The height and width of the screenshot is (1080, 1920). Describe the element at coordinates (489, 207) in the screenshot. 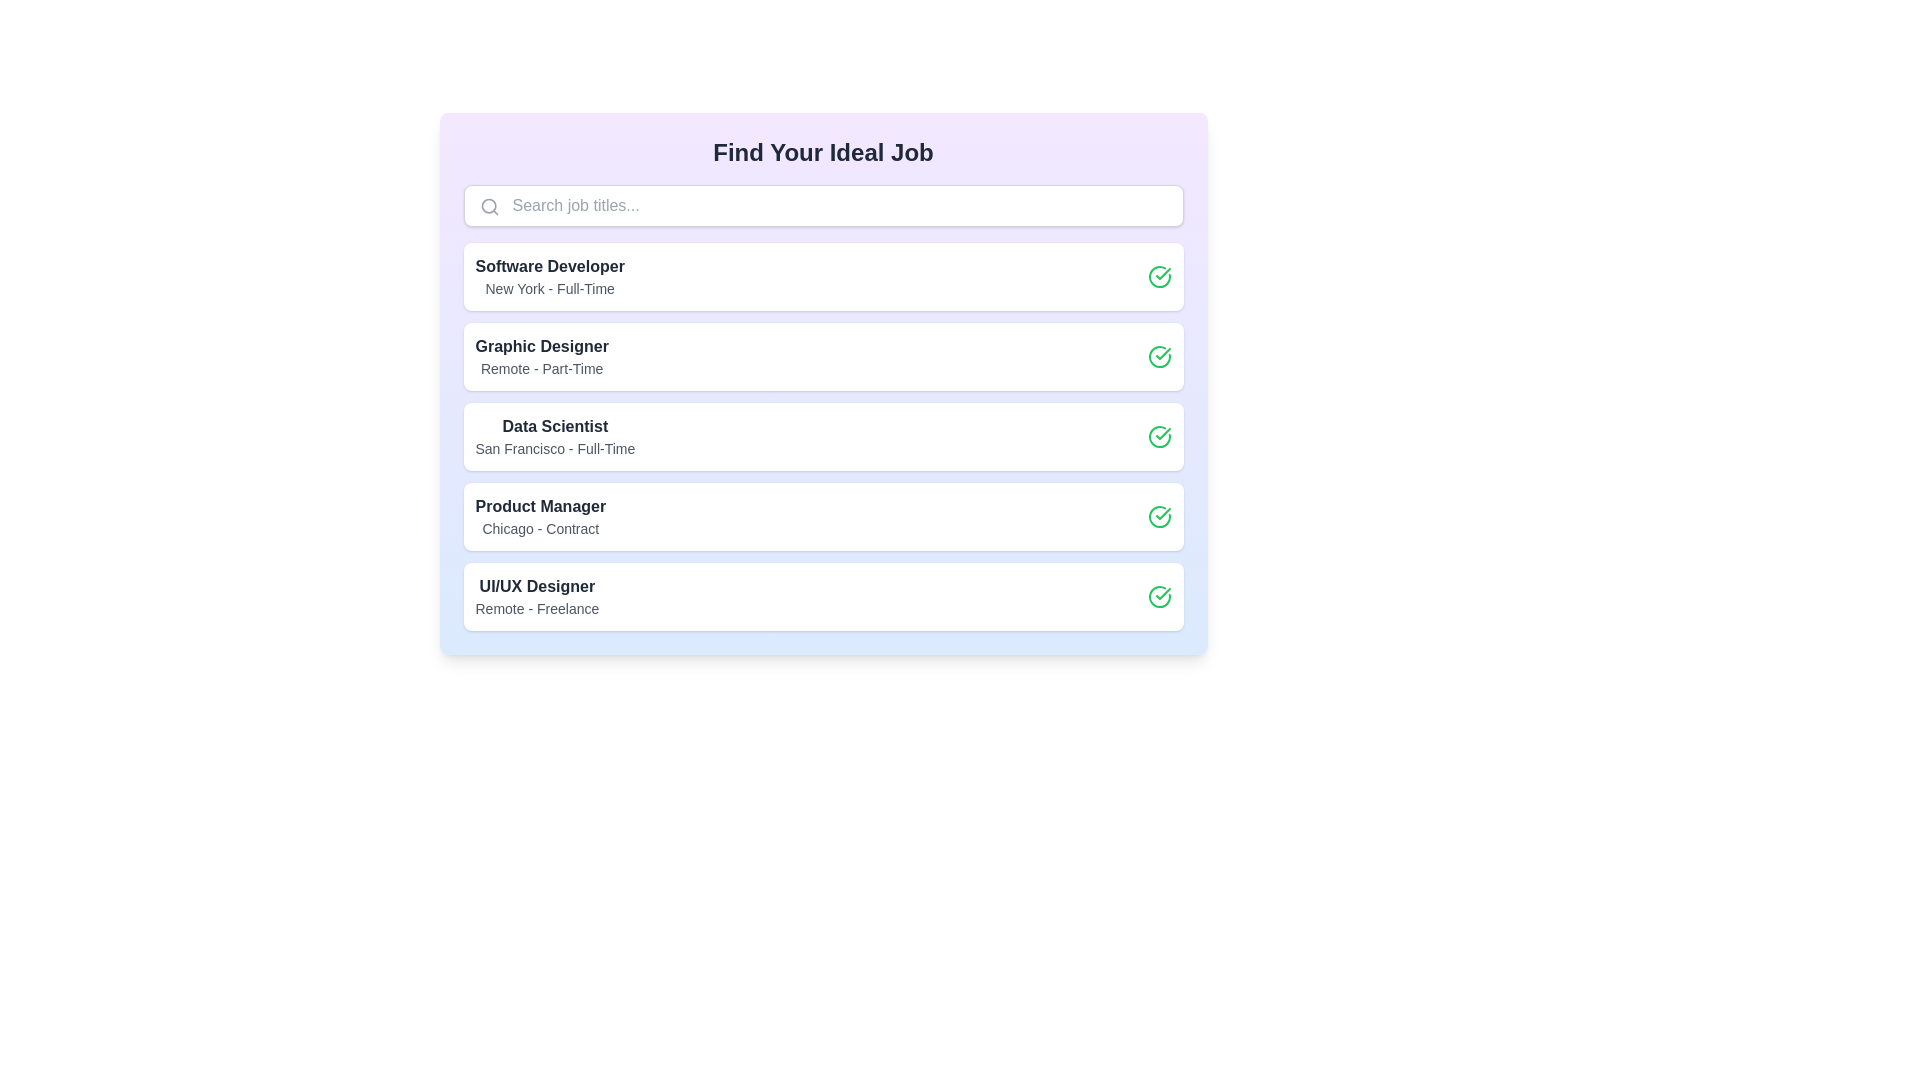

I see `the search icon located near the left edge of the search bar` at that location.